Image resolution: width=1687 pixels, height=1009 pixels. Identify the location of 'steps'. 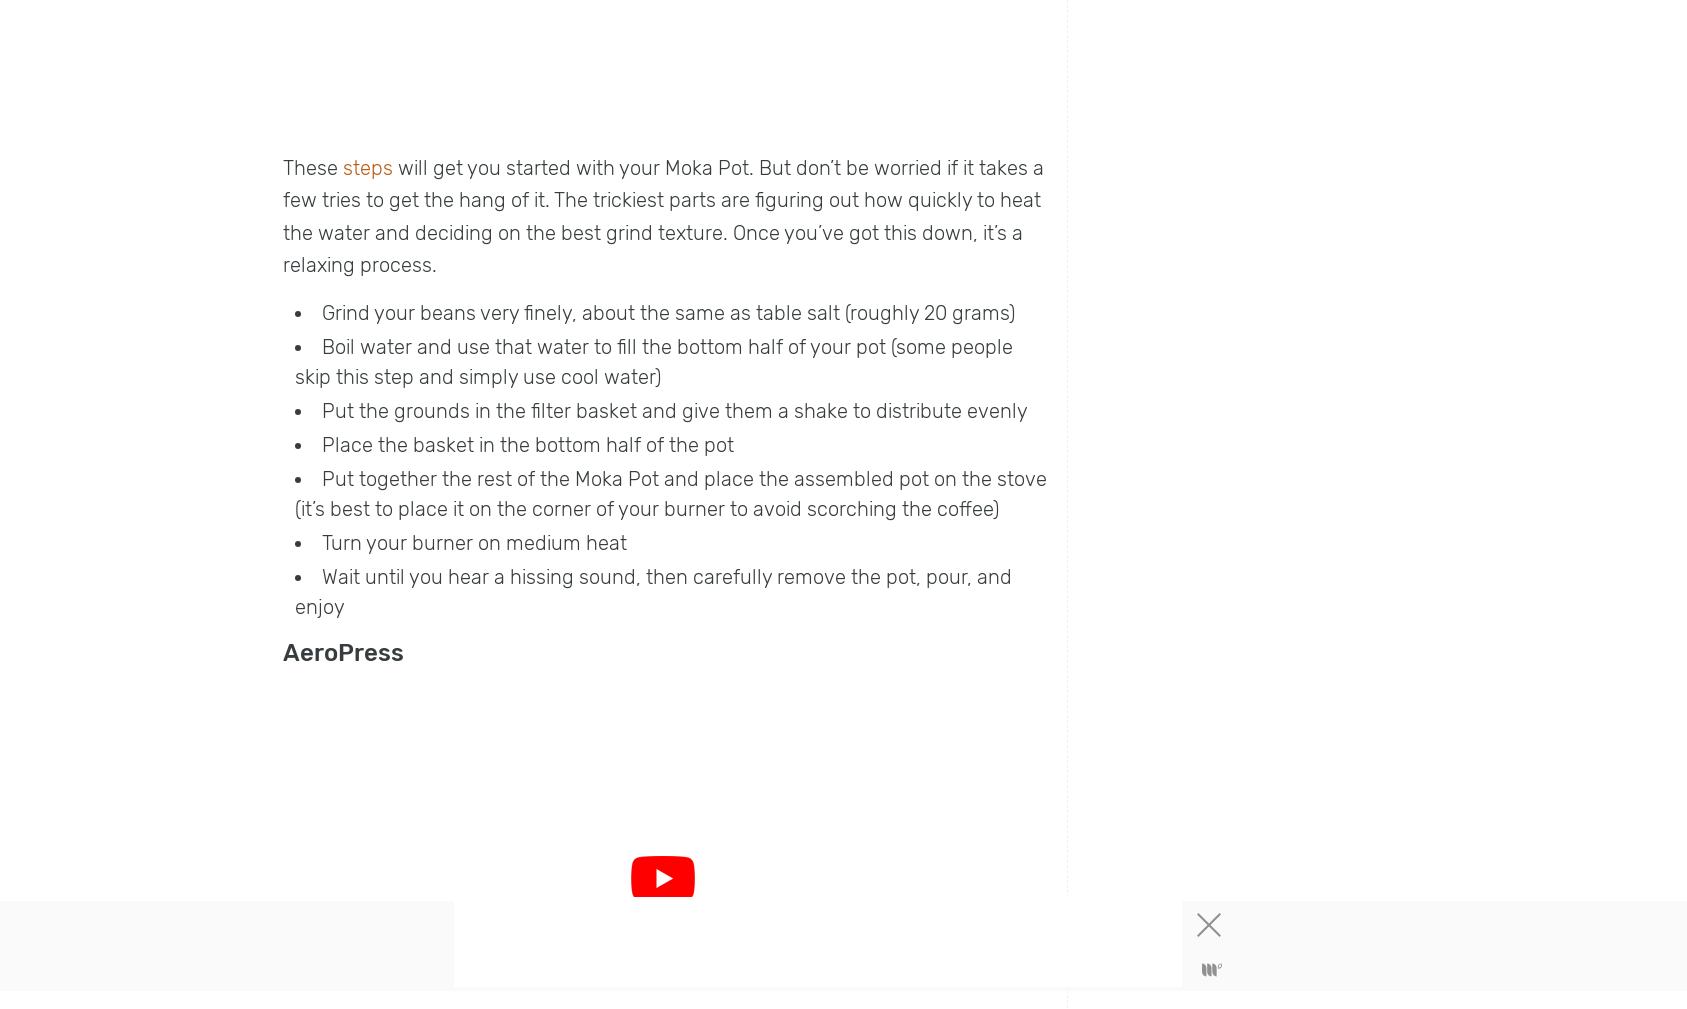
(367, 165).